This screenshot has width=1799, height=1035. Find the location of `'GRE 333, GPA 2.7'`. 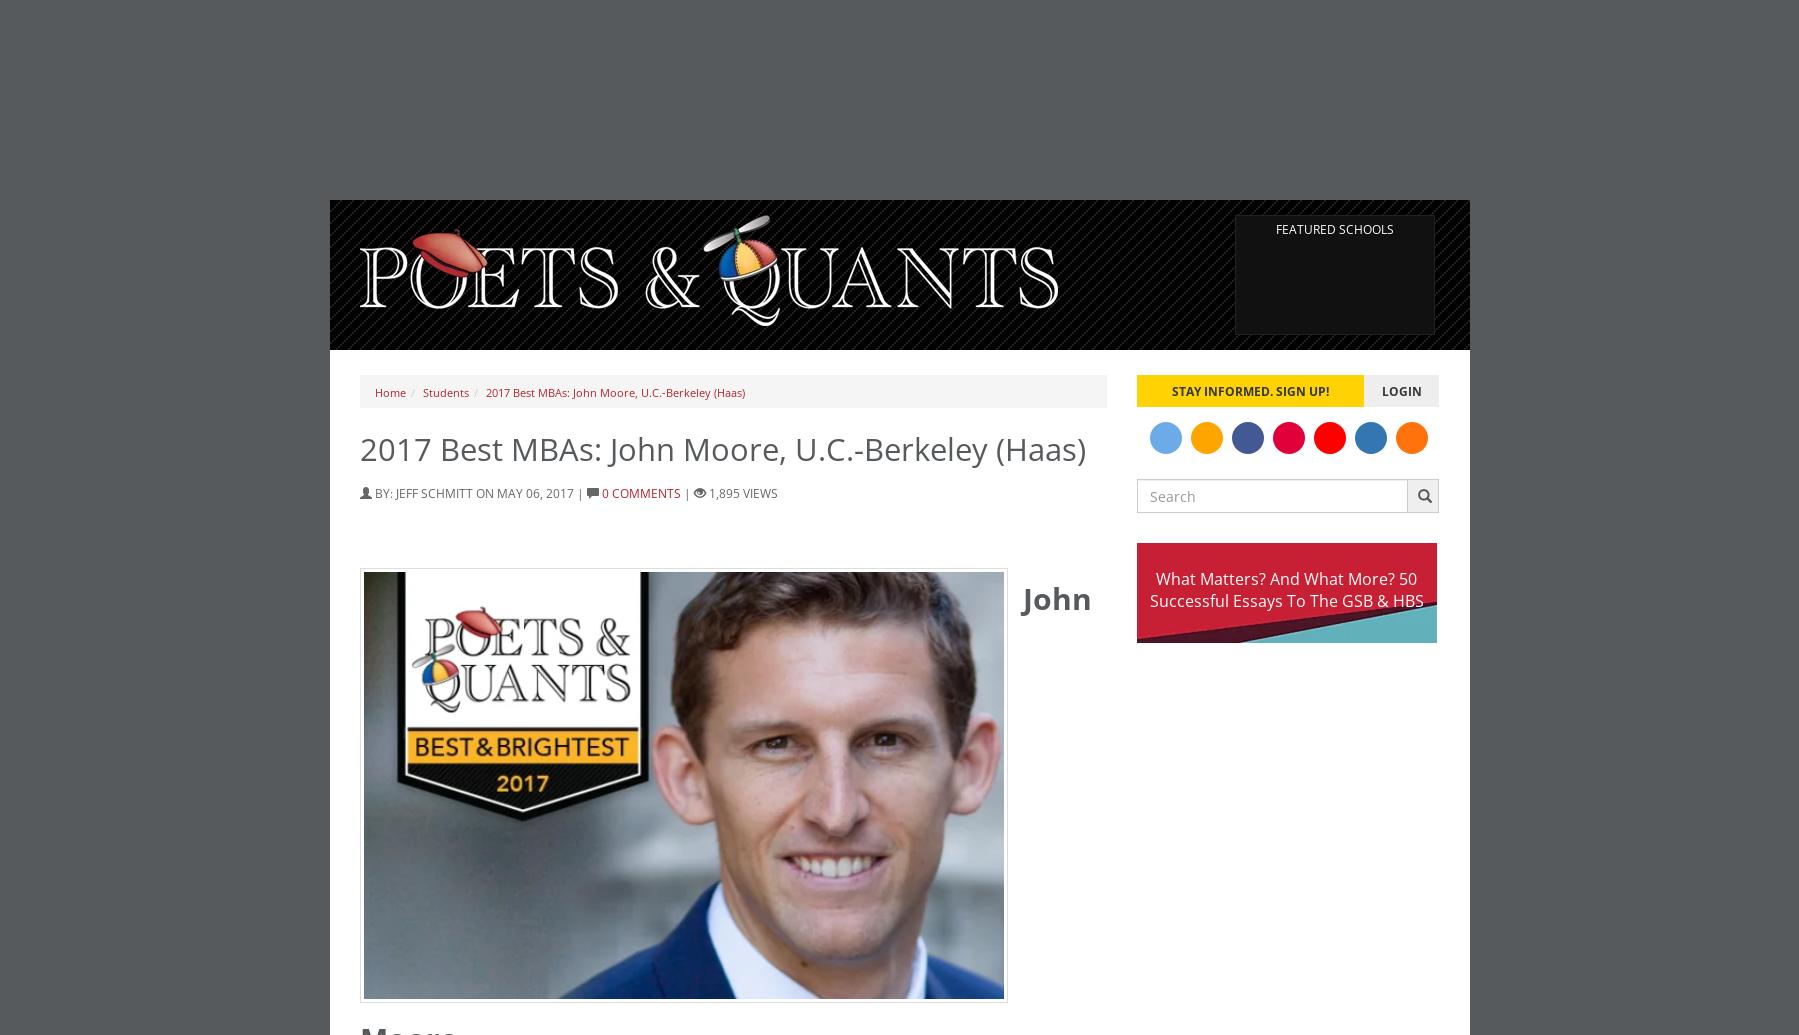

'GRE 333, GPA 2.7' is located at coordinates (498, 42).